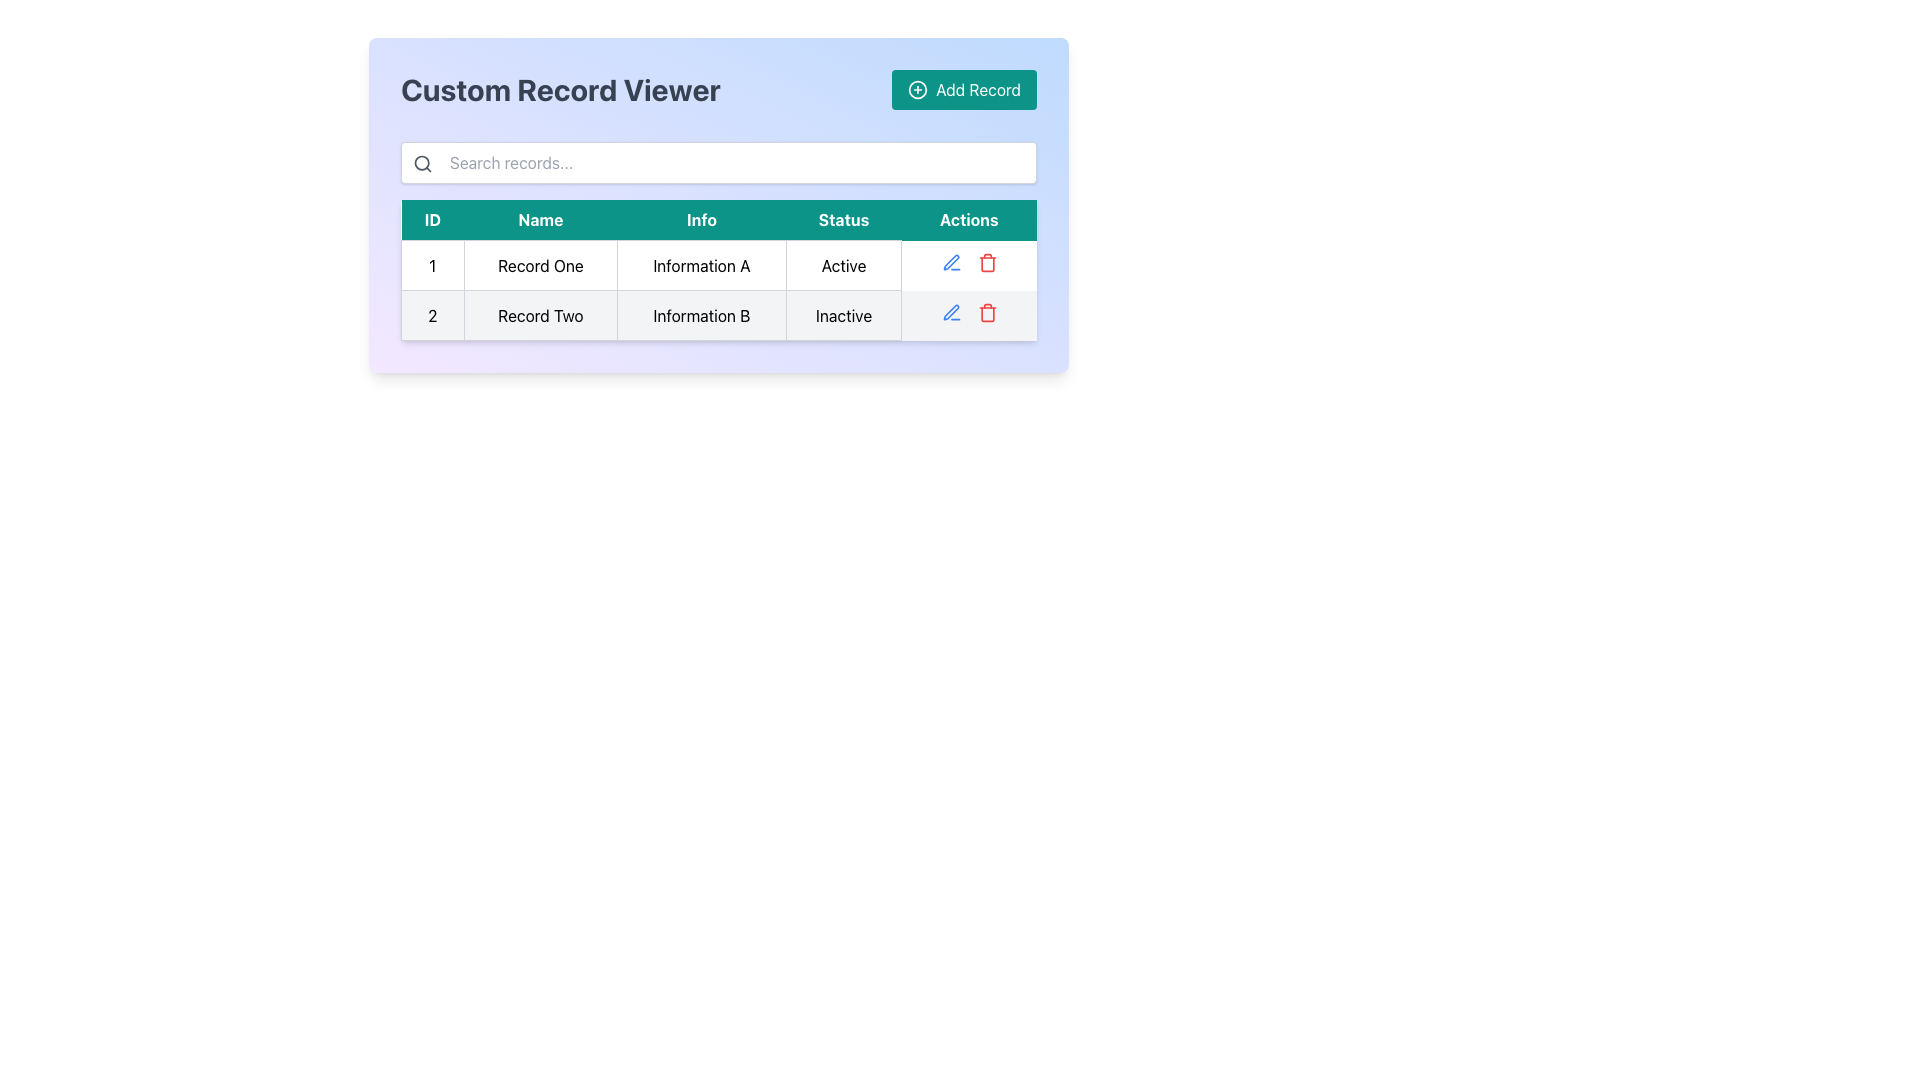  Describe the element at coordinates (719, 88) in the screenshot. I see `the title of the Header with Action Button` at that location.